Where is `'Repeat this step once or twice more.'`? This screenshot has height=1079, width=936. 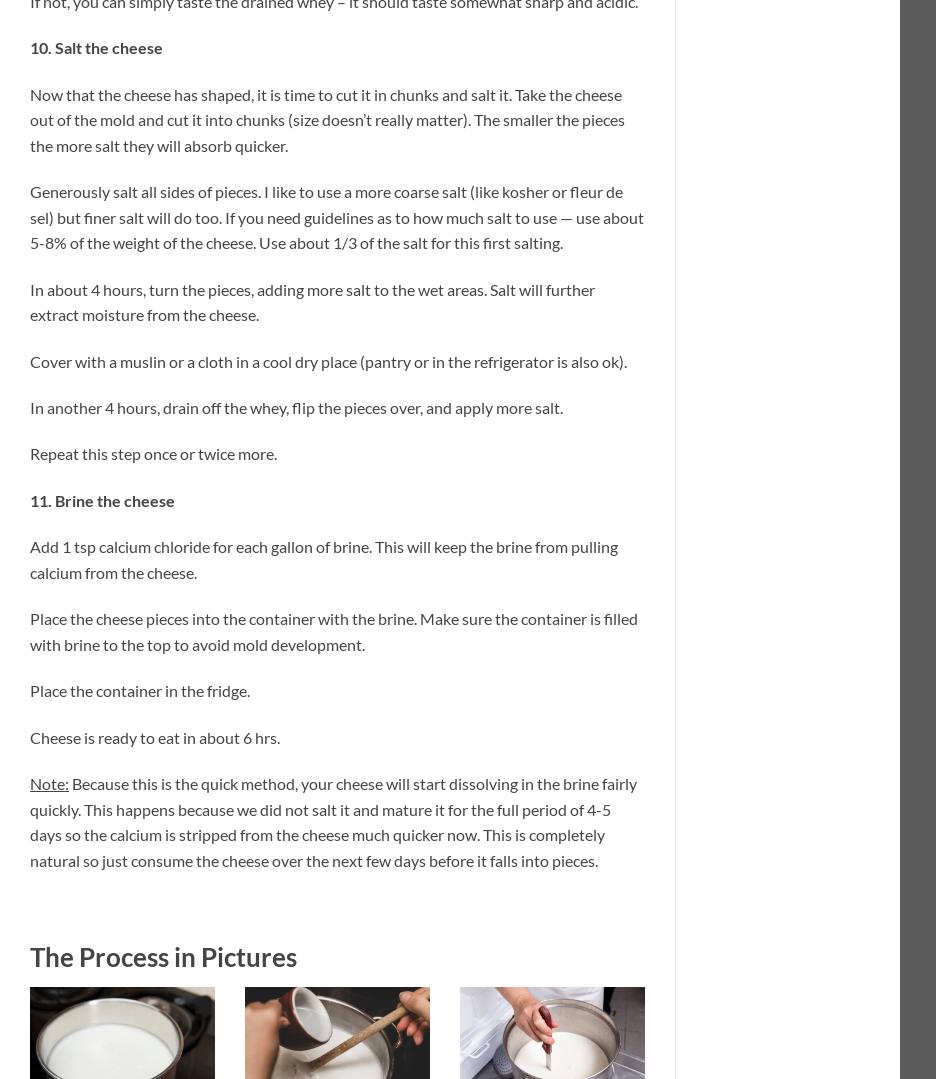 'Repeat this step once or twice more.' is located at coordinates (153, 453).